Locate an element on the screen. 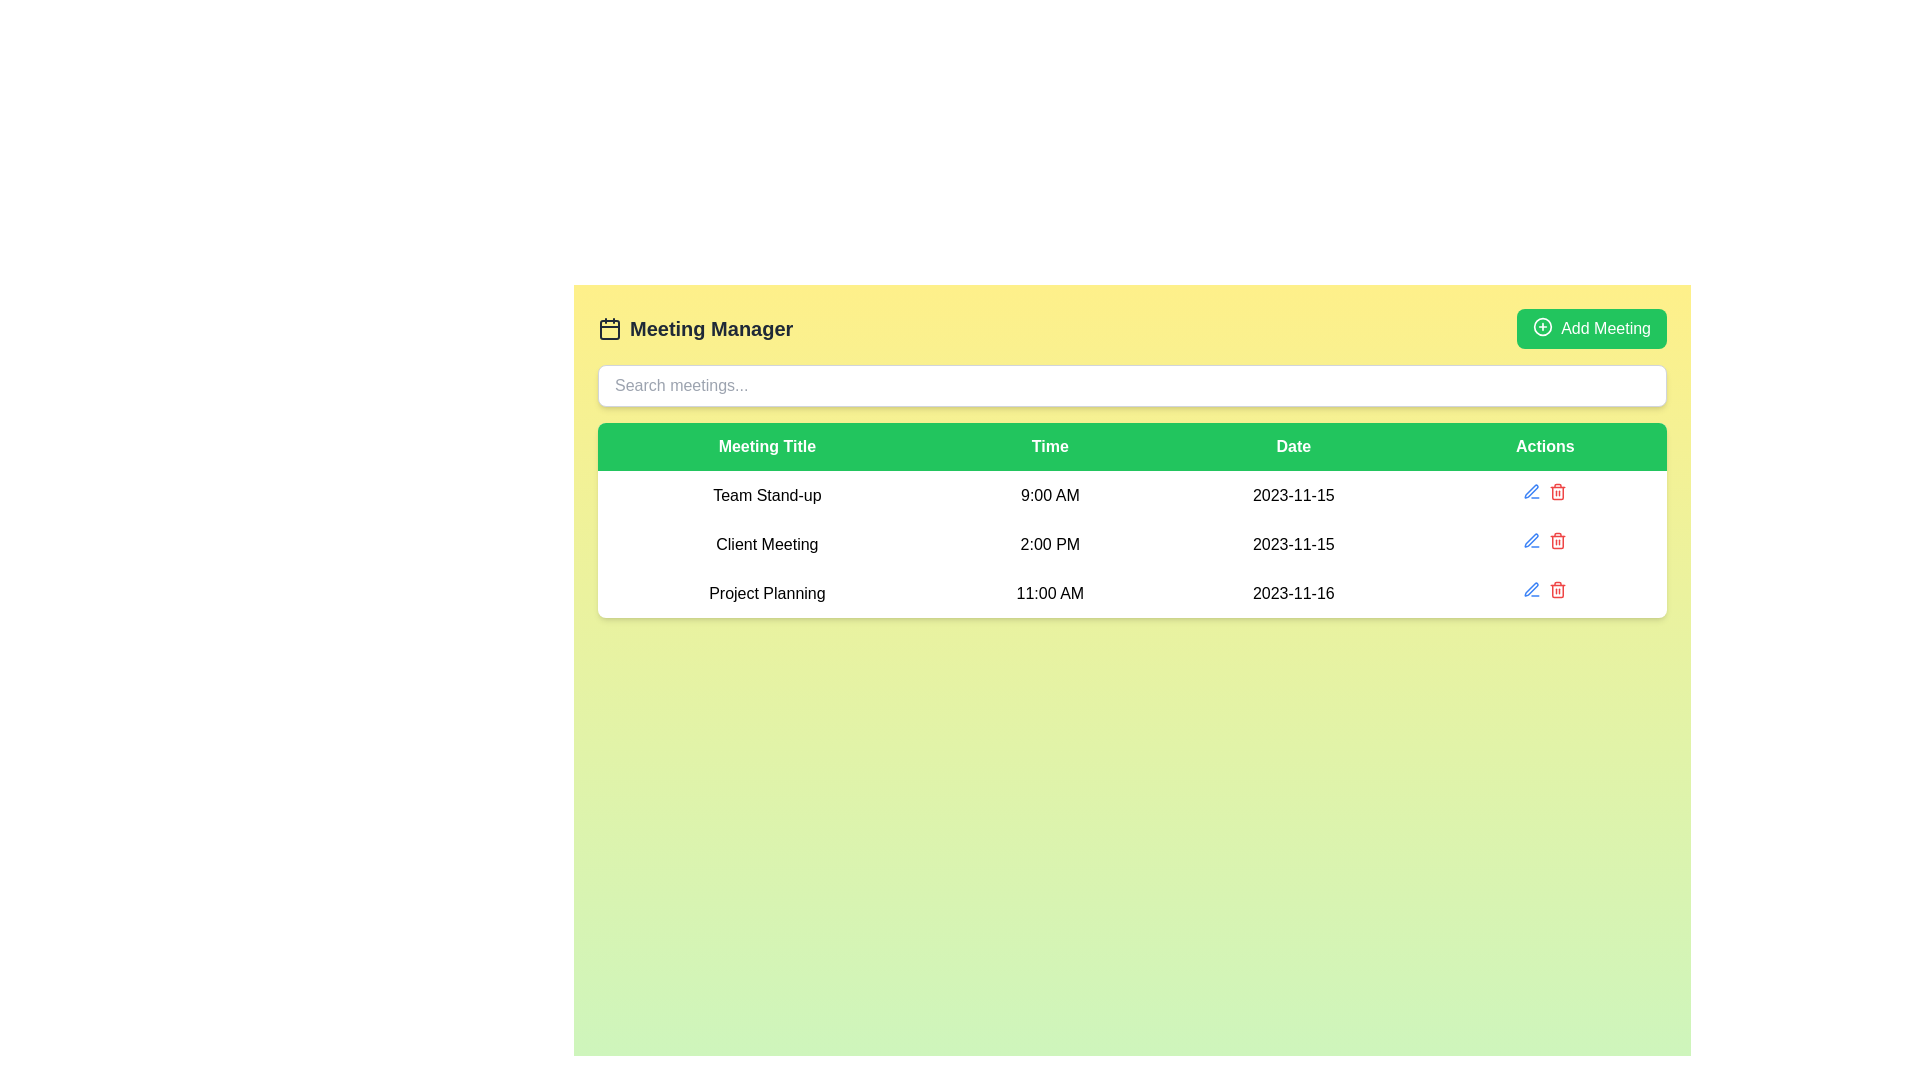 Image resolution: width=1920 pixels, height=1080 pixels. the button located at the top-right corner of the main content area, aligned with the 'Meeting Manager' header, to observe visual feedback is located at coordinates (1591, 327).